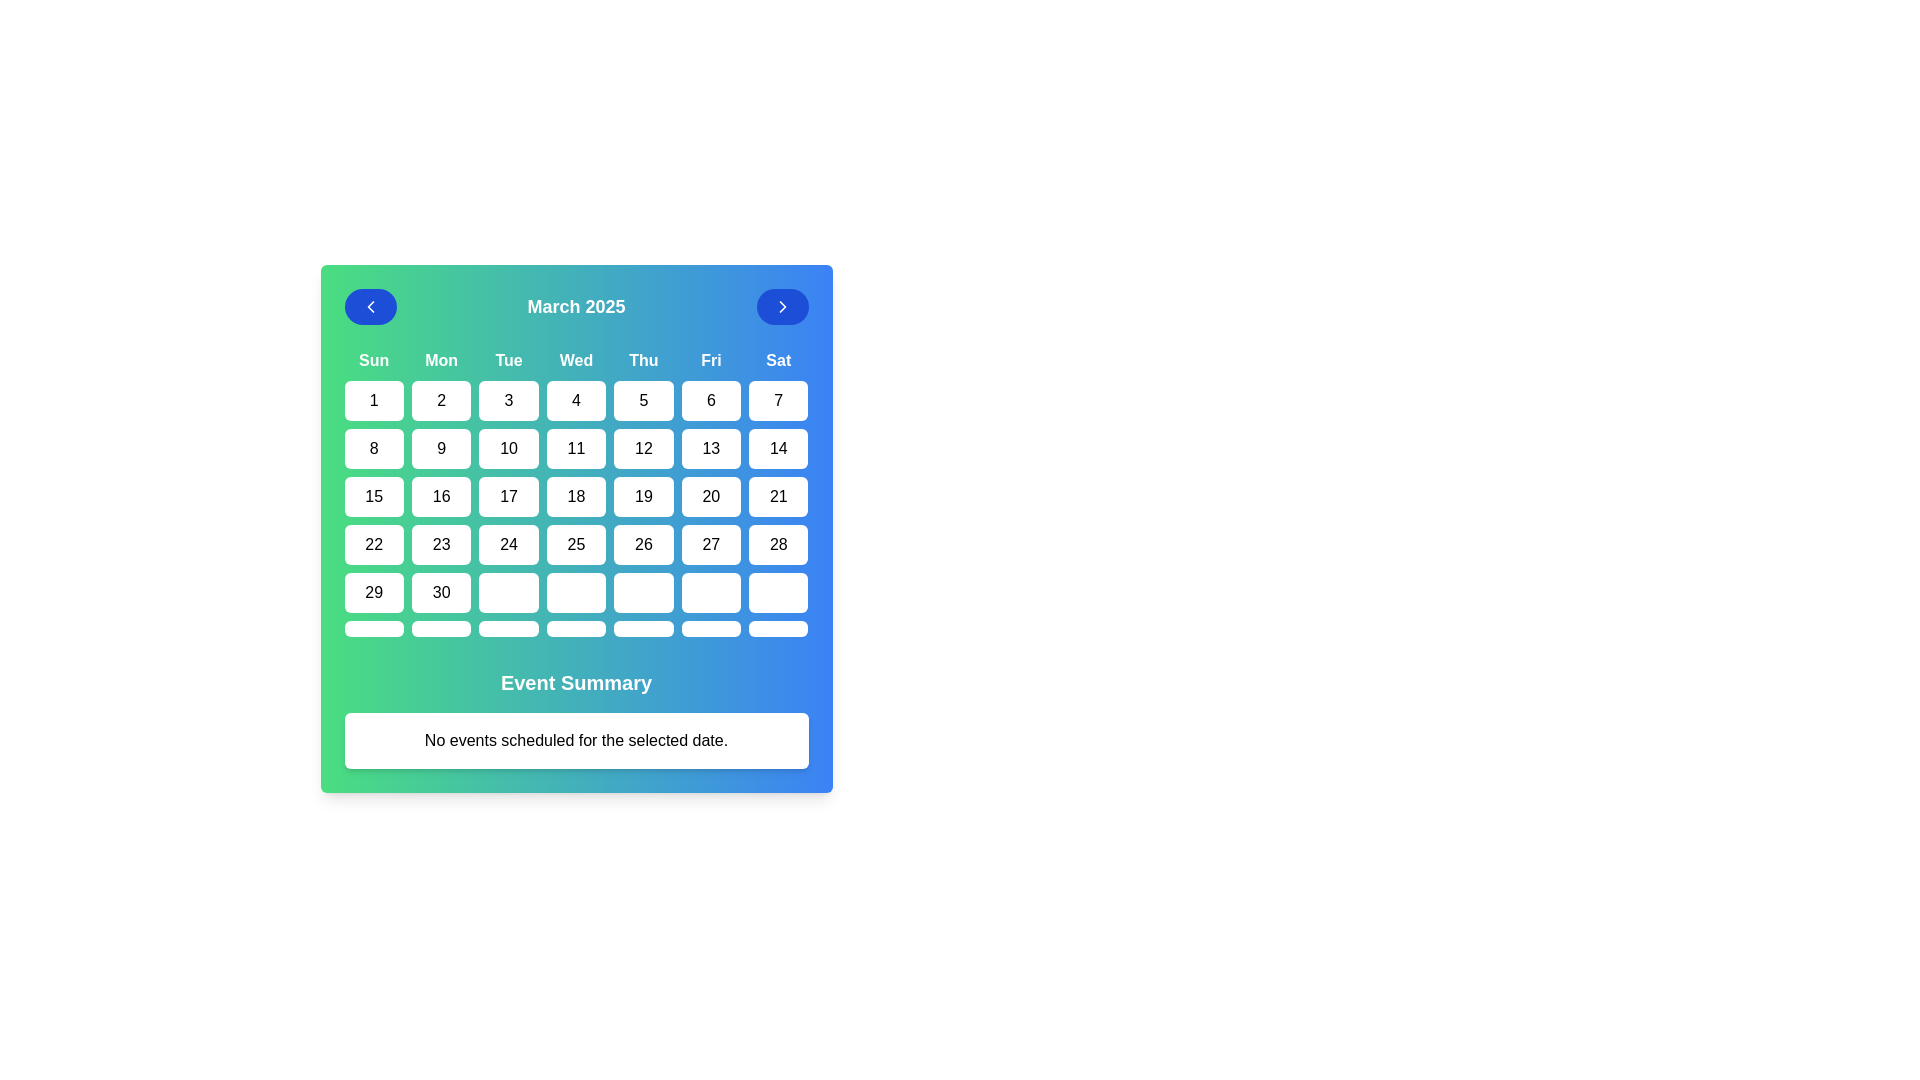 The width and height of the screenshot is (1920, 1080). Describe the element at coordinates (440, 592) in the screenshot. I see `the button representing the date 30 in the calendar view to activate it` at that location.